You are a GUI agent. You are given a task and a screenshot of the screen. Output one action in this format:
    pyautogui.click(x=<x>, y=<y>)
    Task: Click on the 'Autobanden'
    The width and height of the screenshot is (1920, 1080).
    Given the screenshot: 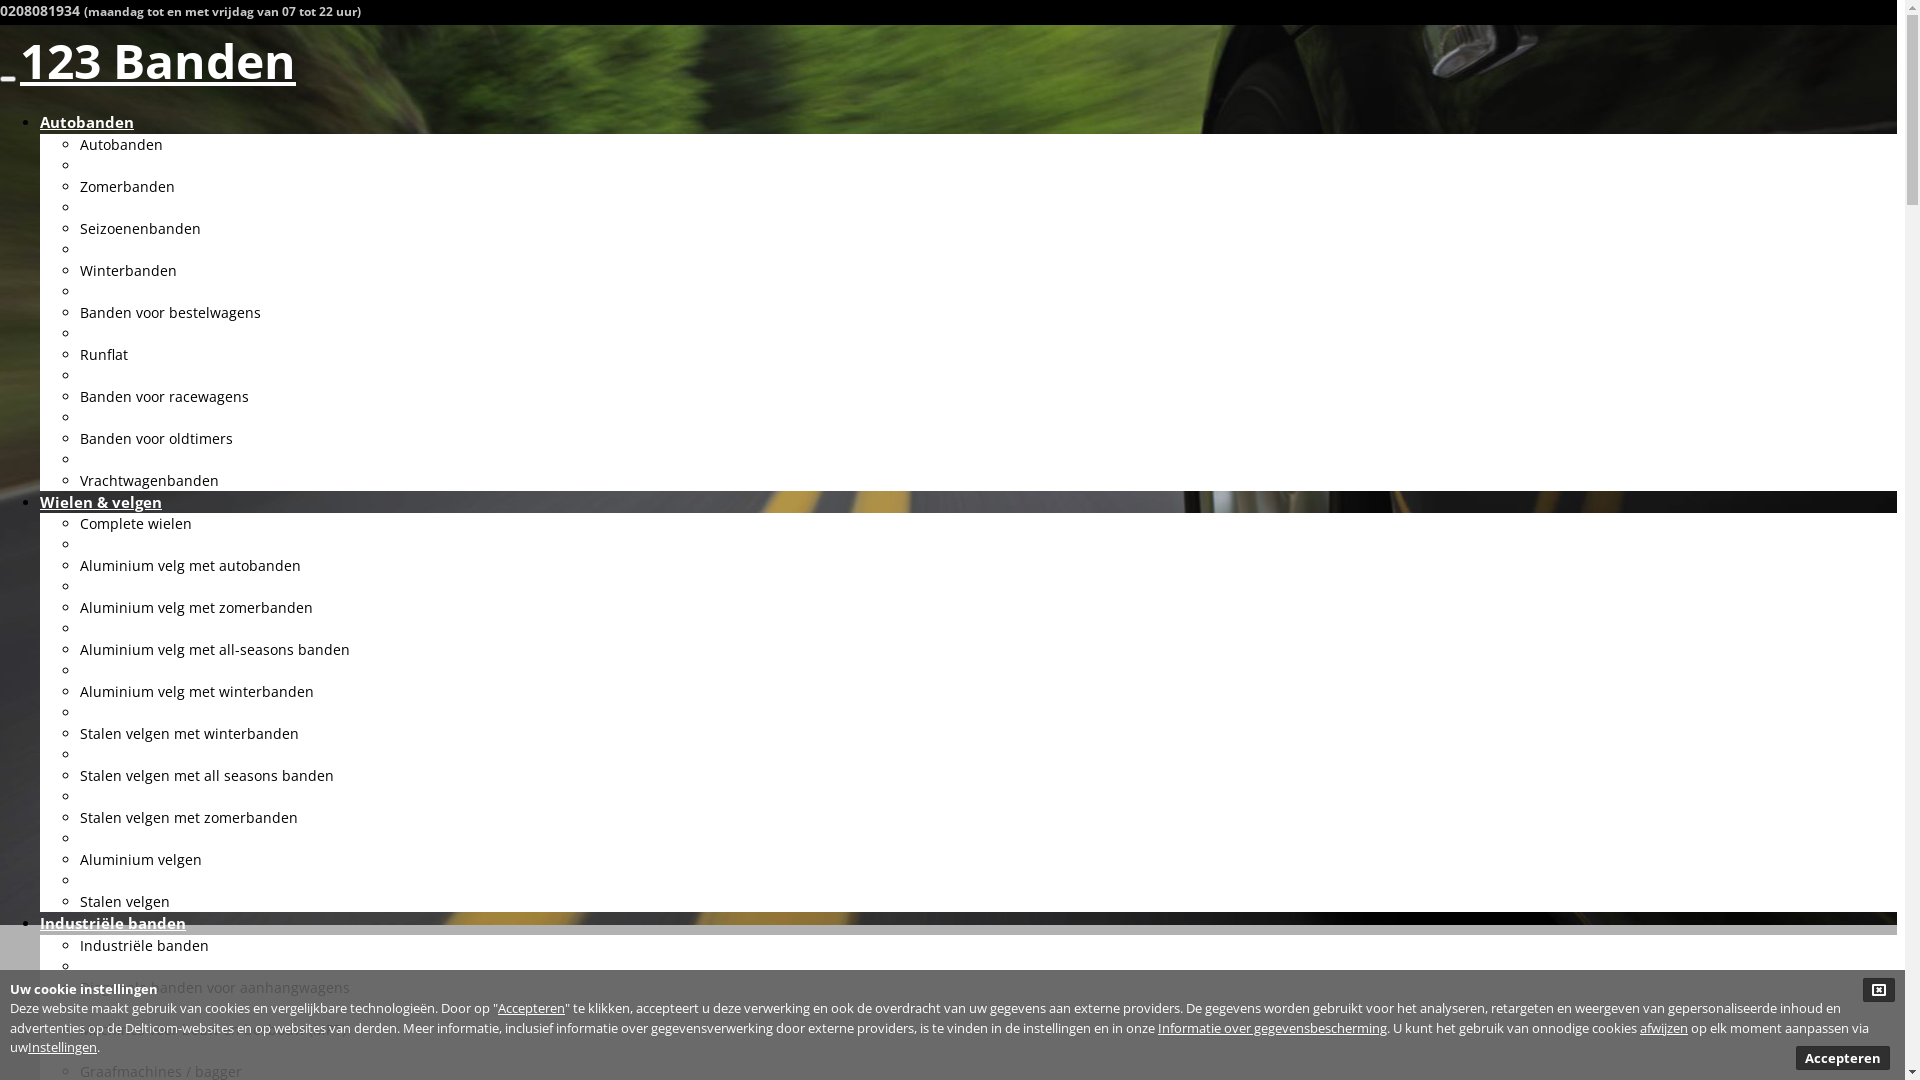 What is the action you would take?
    pyautogui.click(x=120, y=142)
    